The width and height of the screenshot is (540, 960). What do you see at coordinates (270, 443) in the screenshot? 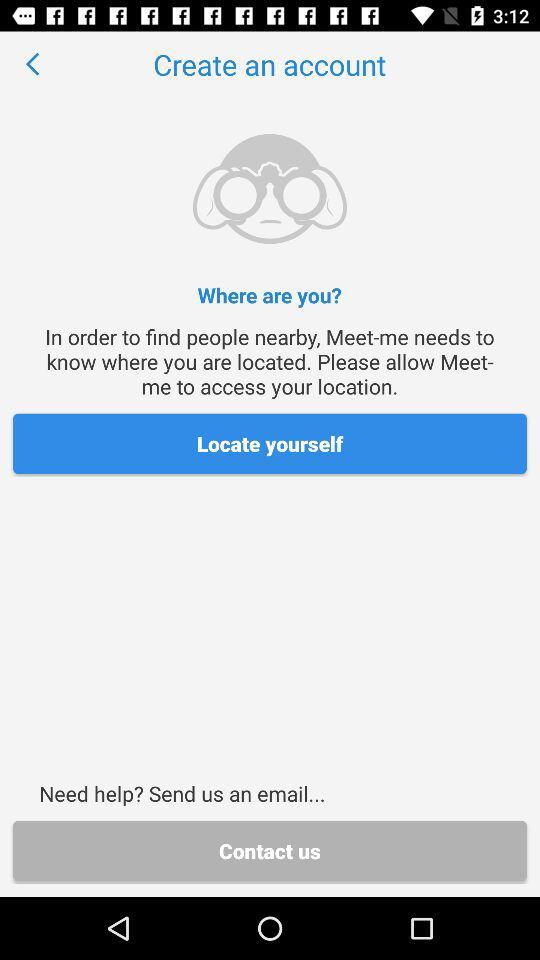
I see `locate yourself` at bounding box center [270, 443].